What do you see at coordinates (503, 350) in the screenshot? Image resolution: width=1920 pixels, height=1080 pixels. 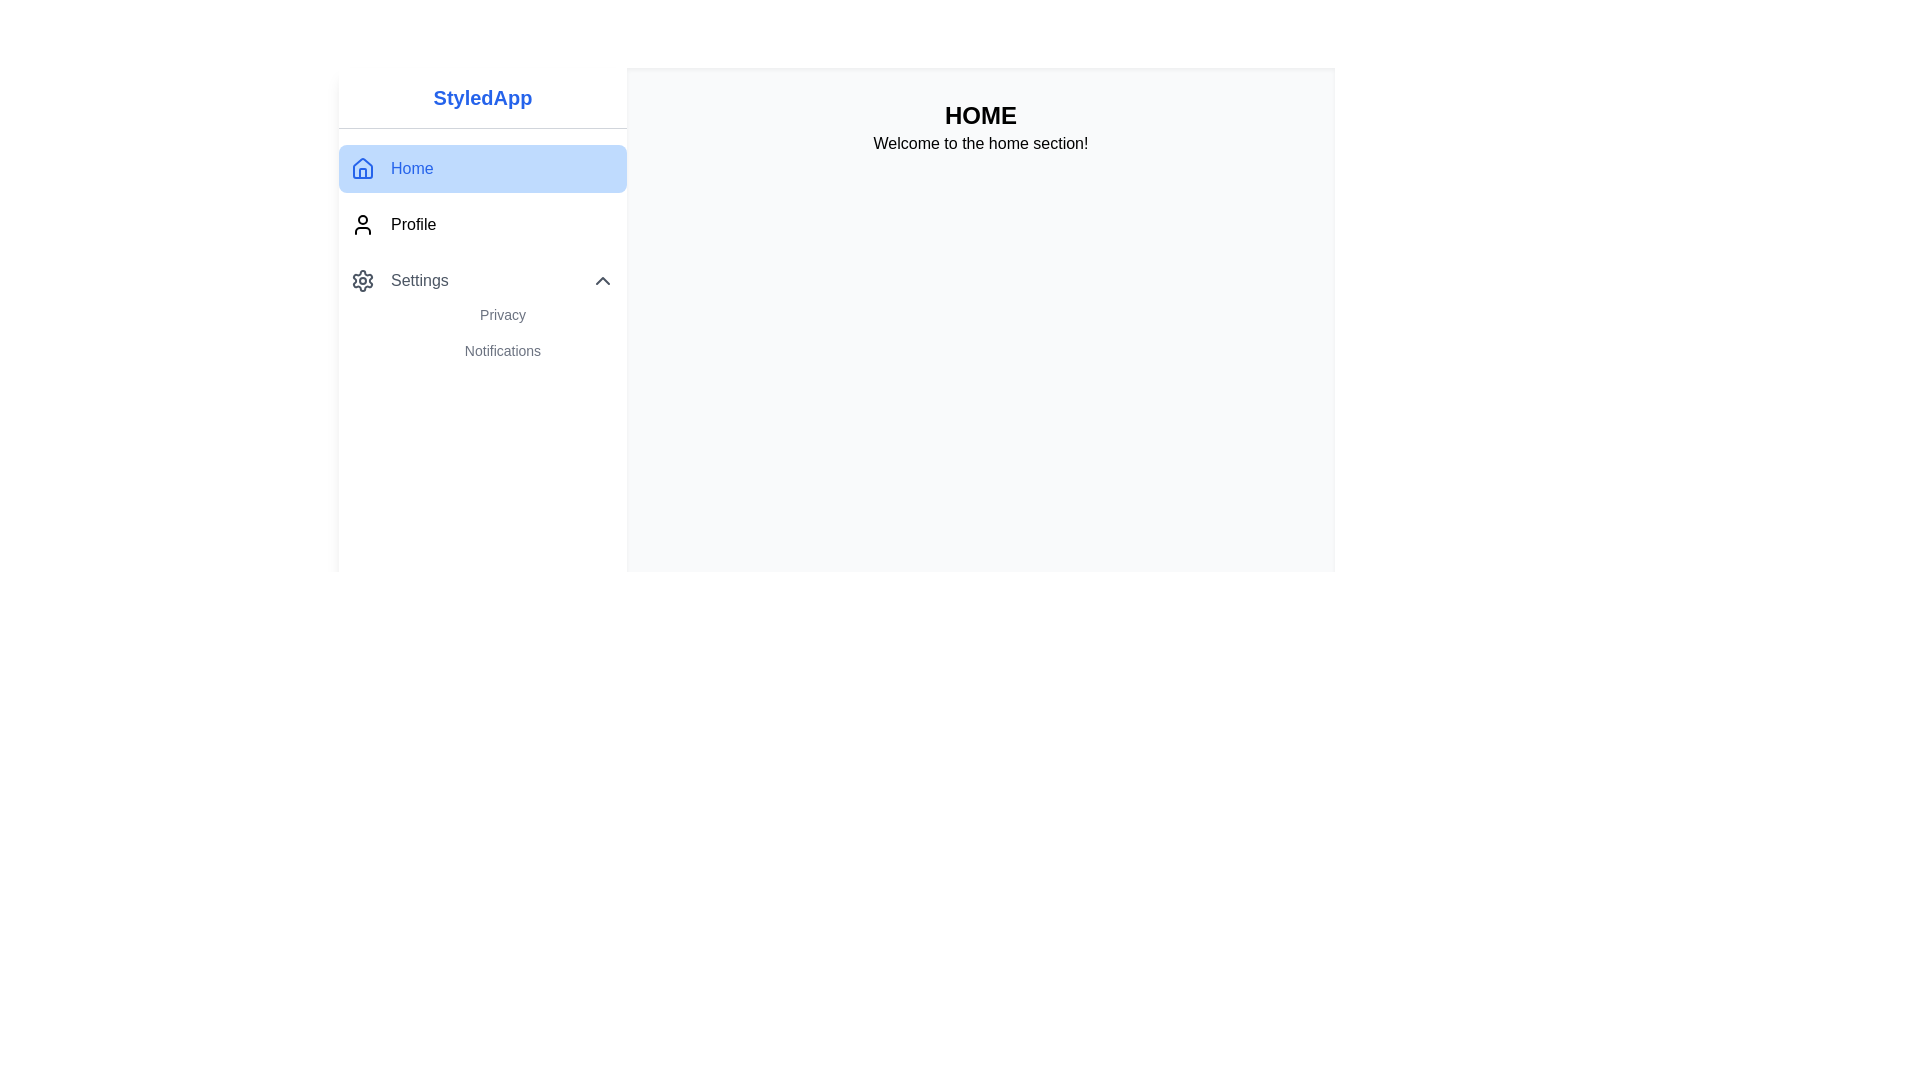 I see `the second menu item in the 'Settings' submenu, located directly below 'Privacy', to change its color to blue` at bounding box center [503, 350].